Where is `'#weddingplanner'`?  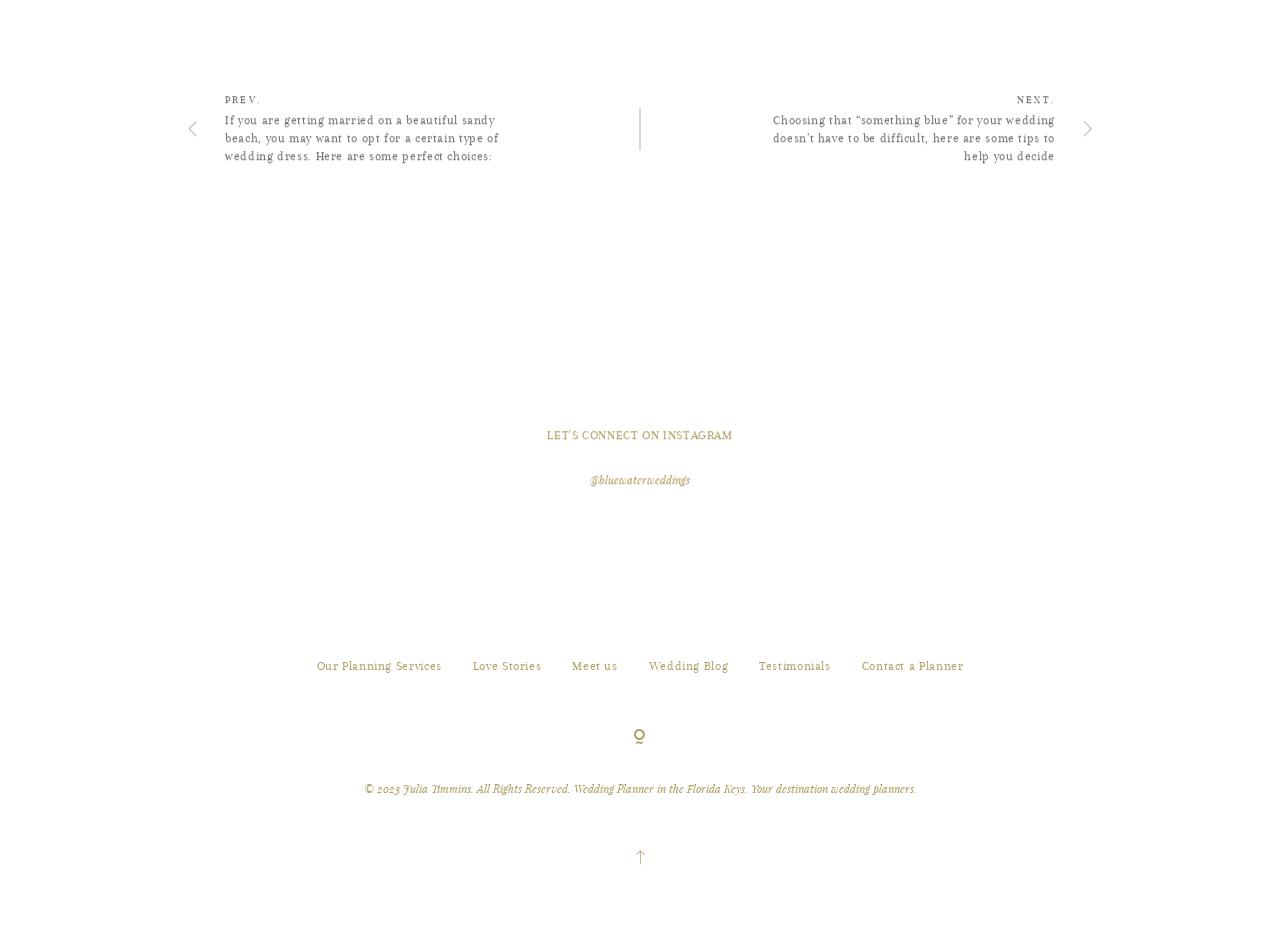 '#weddingplanner' is located at coordinates (668, 31).